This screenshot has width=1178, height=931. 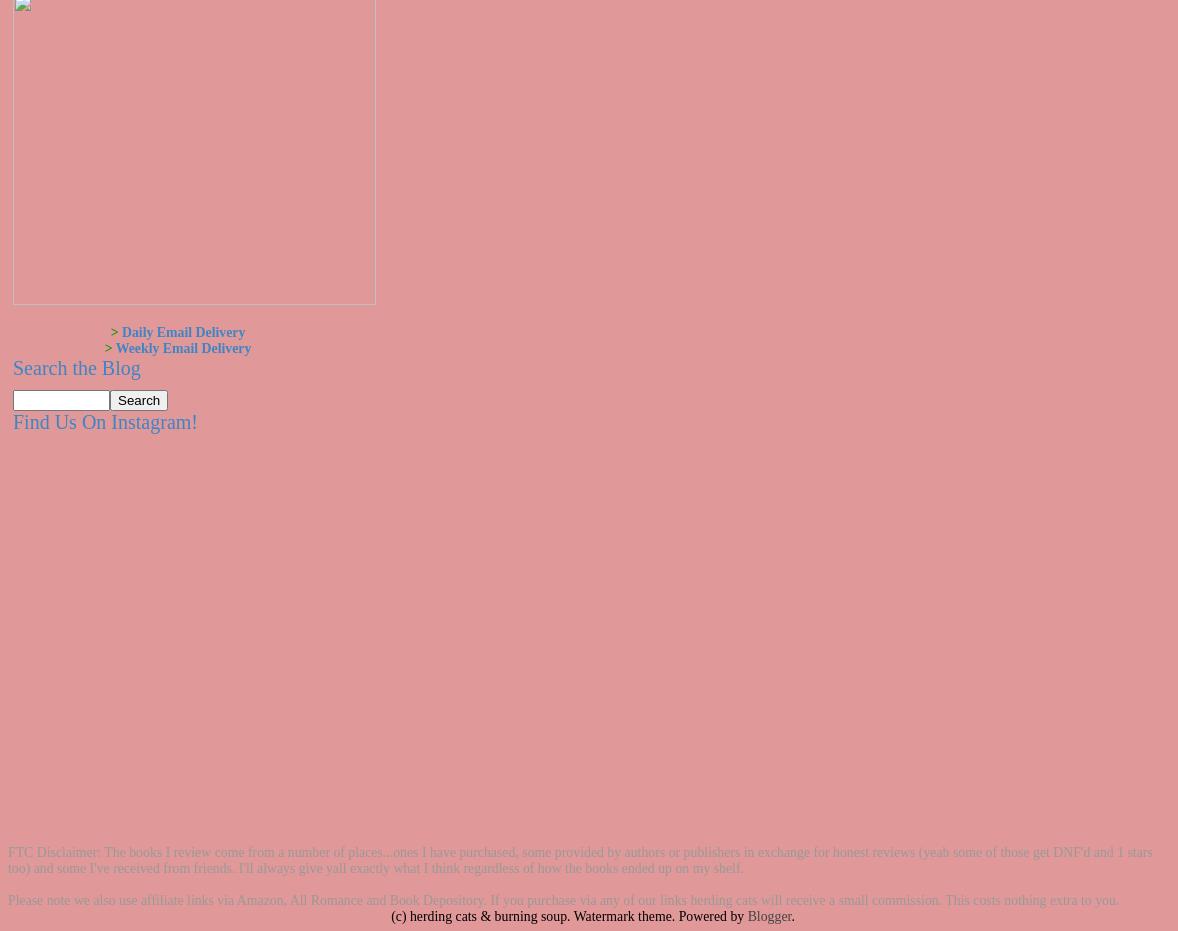 What do you see at coordinates (181, 331) in the screenshot?
I see `'Daily Email Delivery'` at bounding box center [181, 331].